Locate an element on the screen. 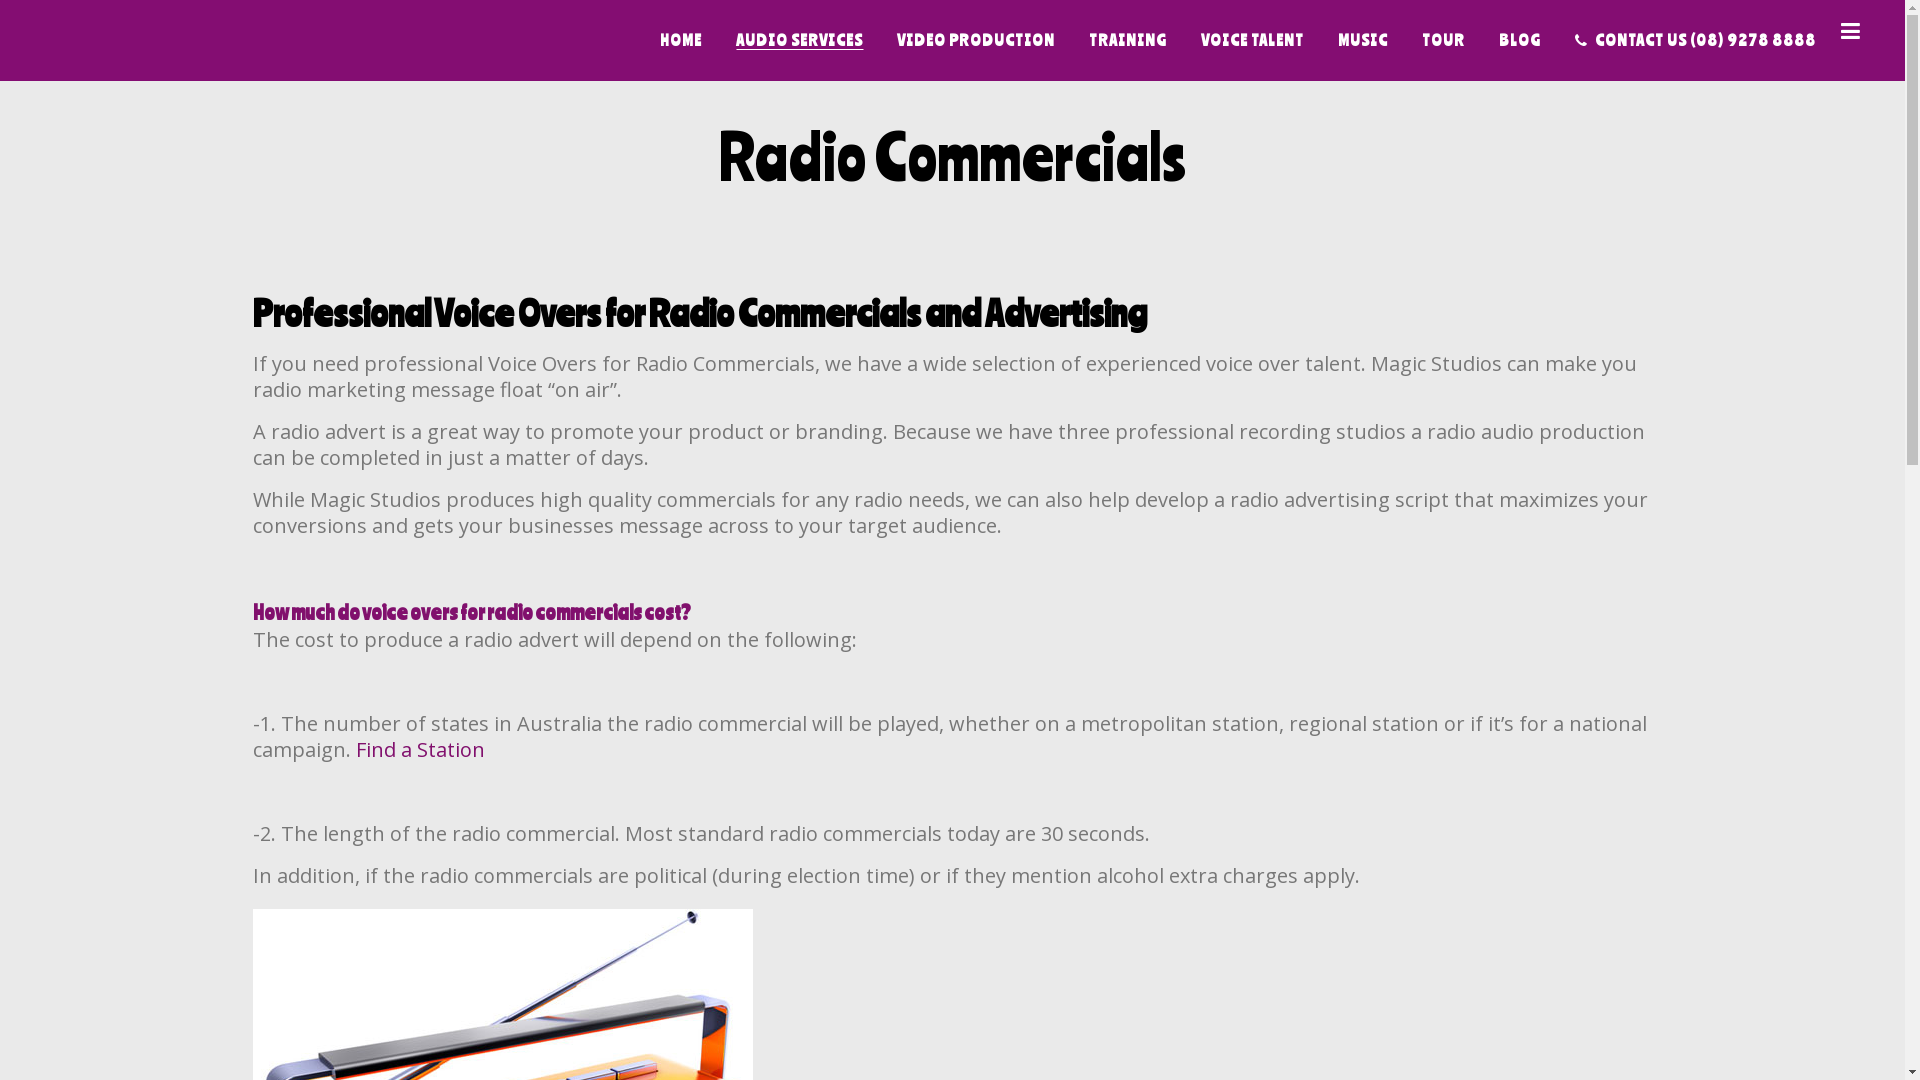  'TRAINING' is located at coordinates (1128, 39).